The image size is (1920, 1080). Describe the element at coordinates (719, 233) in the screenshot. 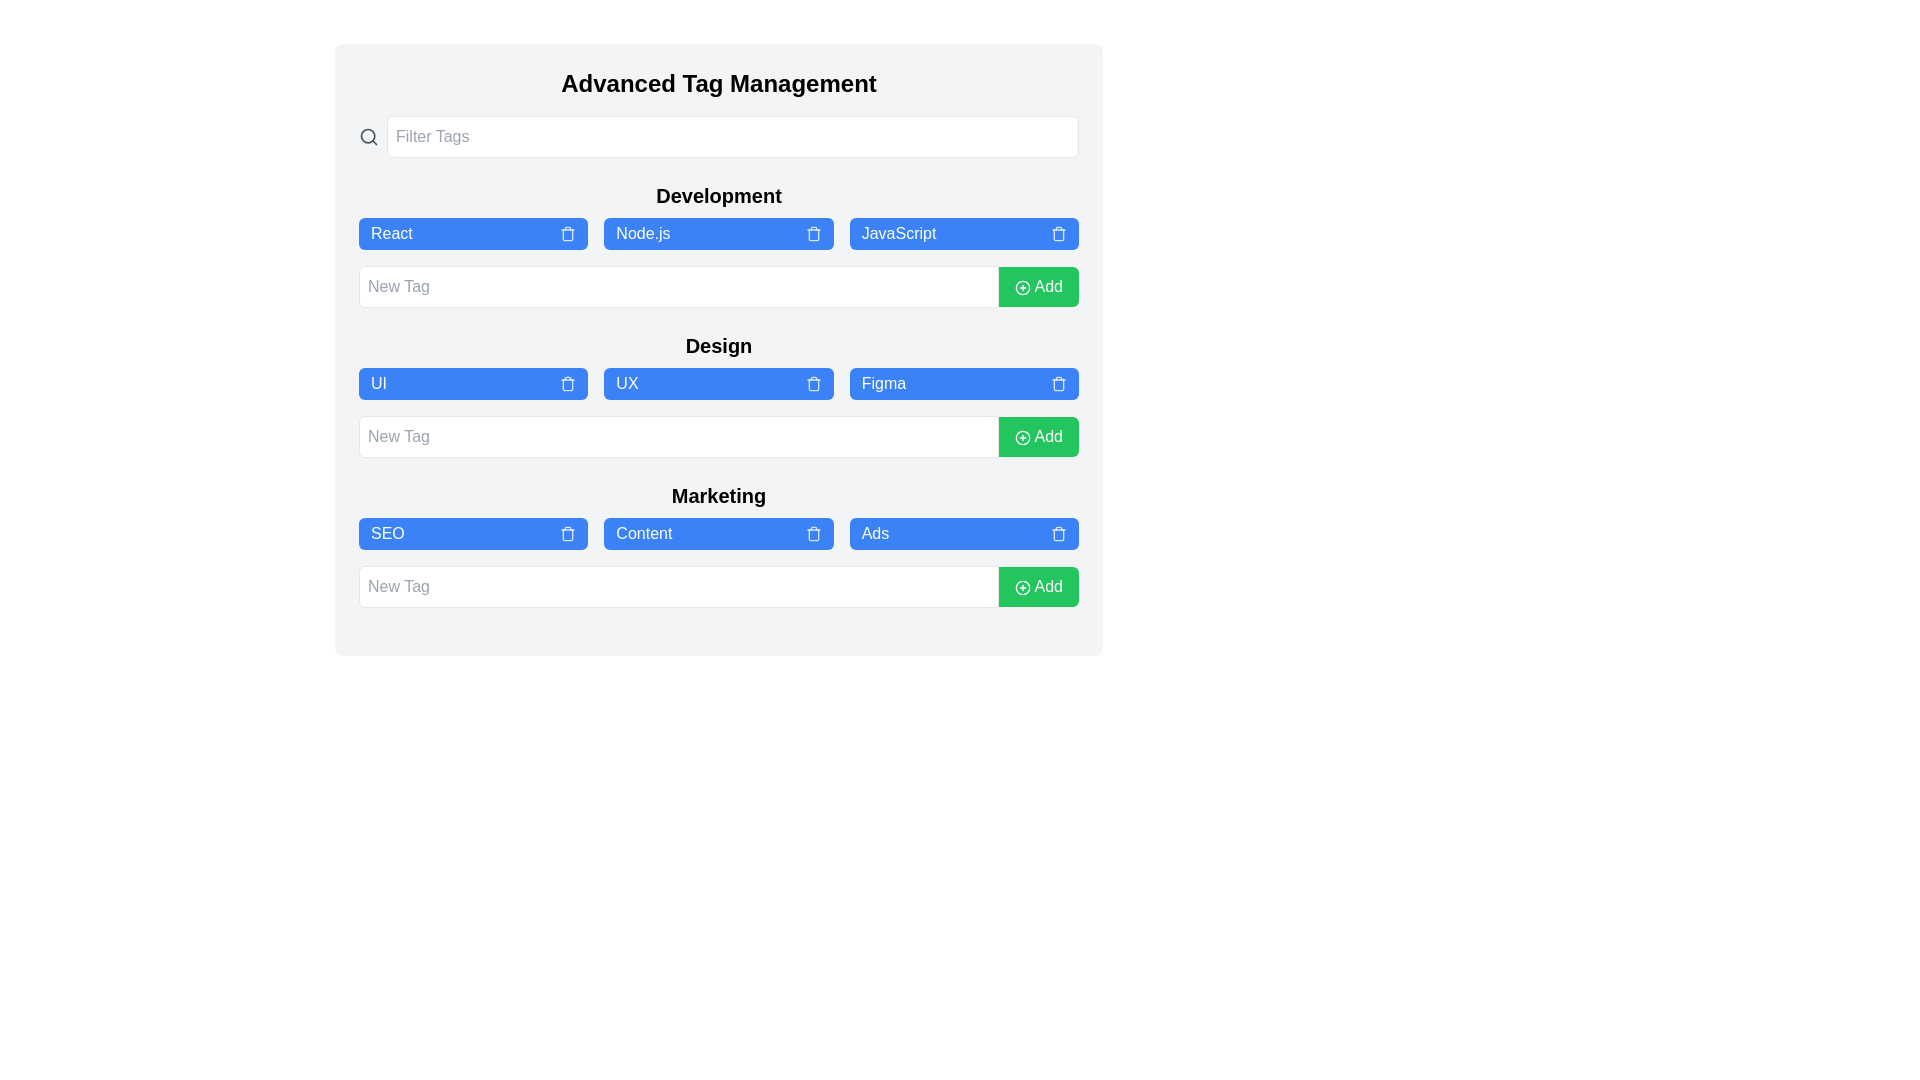

I see `the middle button labeled 'Node.js' in the horizontal row of buttons under 'Development'` at that location.